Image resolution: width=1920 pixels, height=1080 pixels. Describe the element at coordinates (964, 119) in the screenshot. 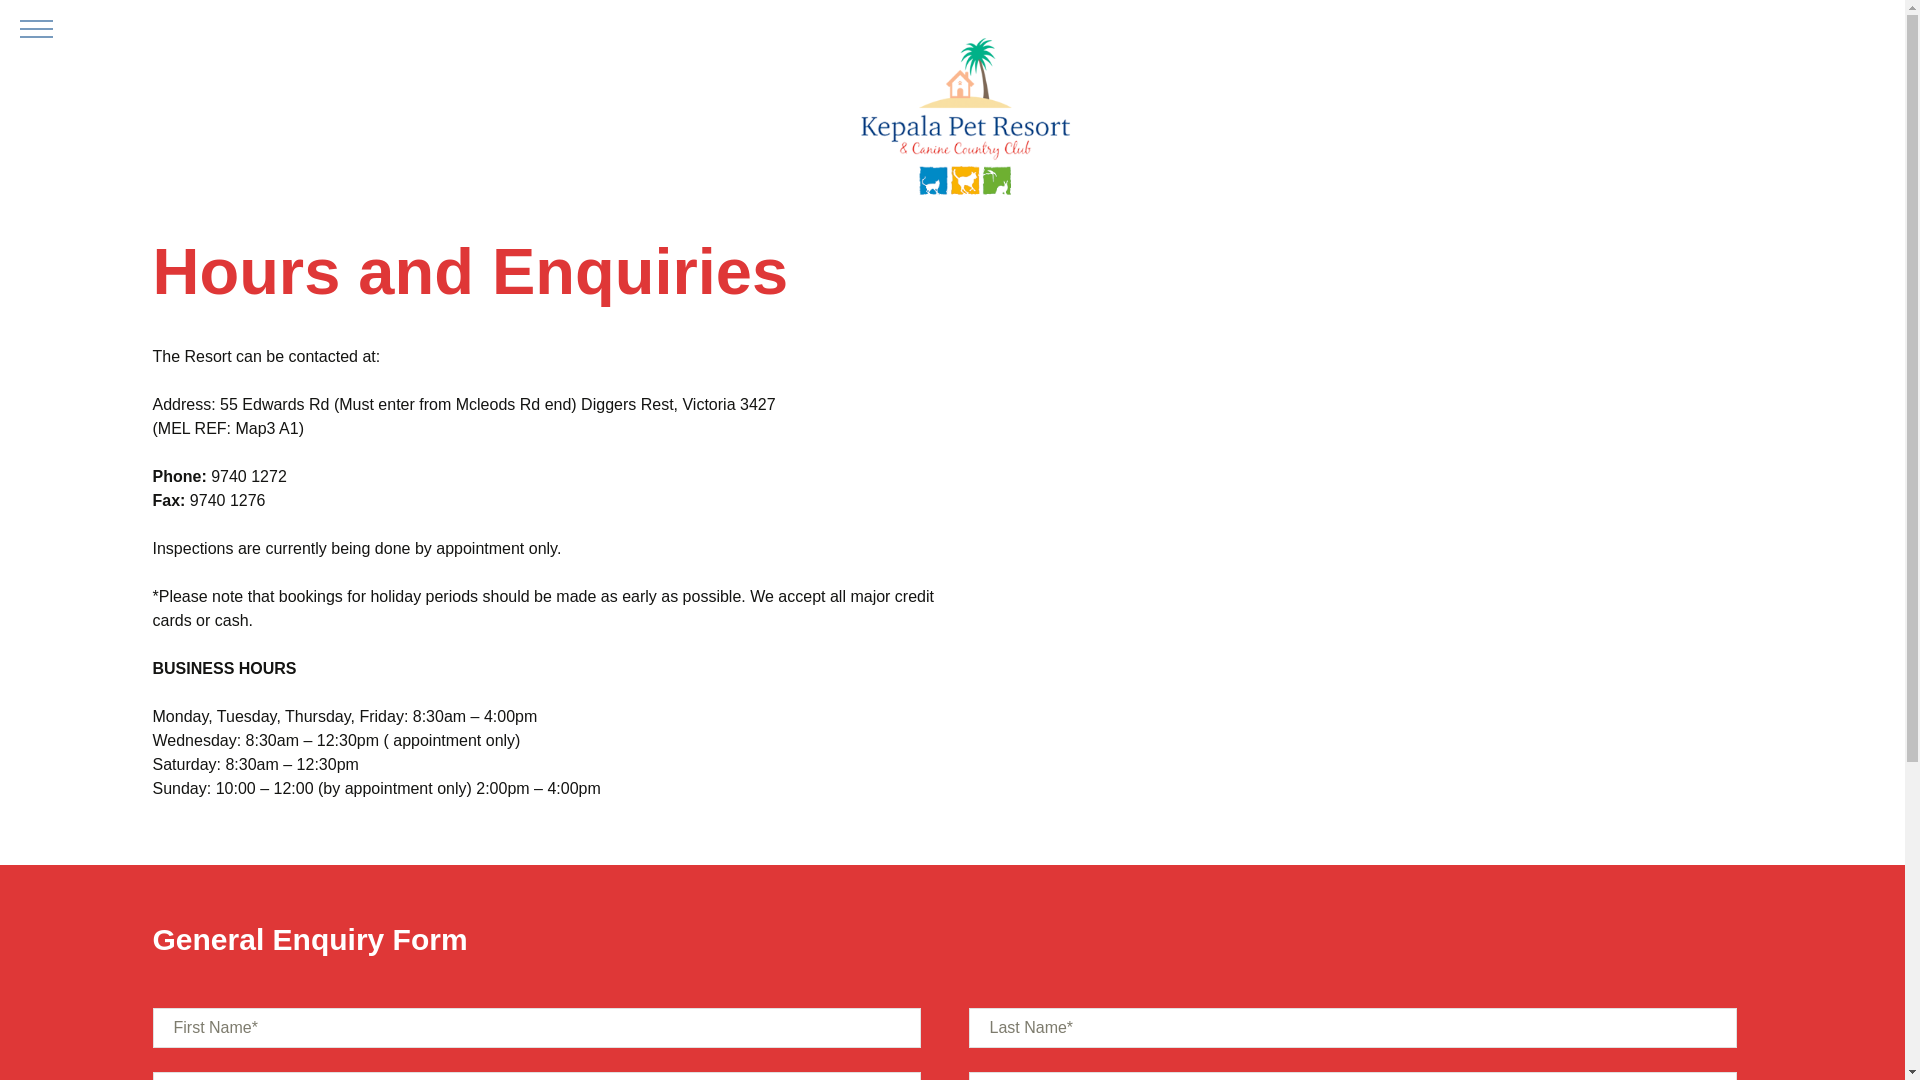

I see `'Kepala Pet Resort & Canine Country Club'` at that location.